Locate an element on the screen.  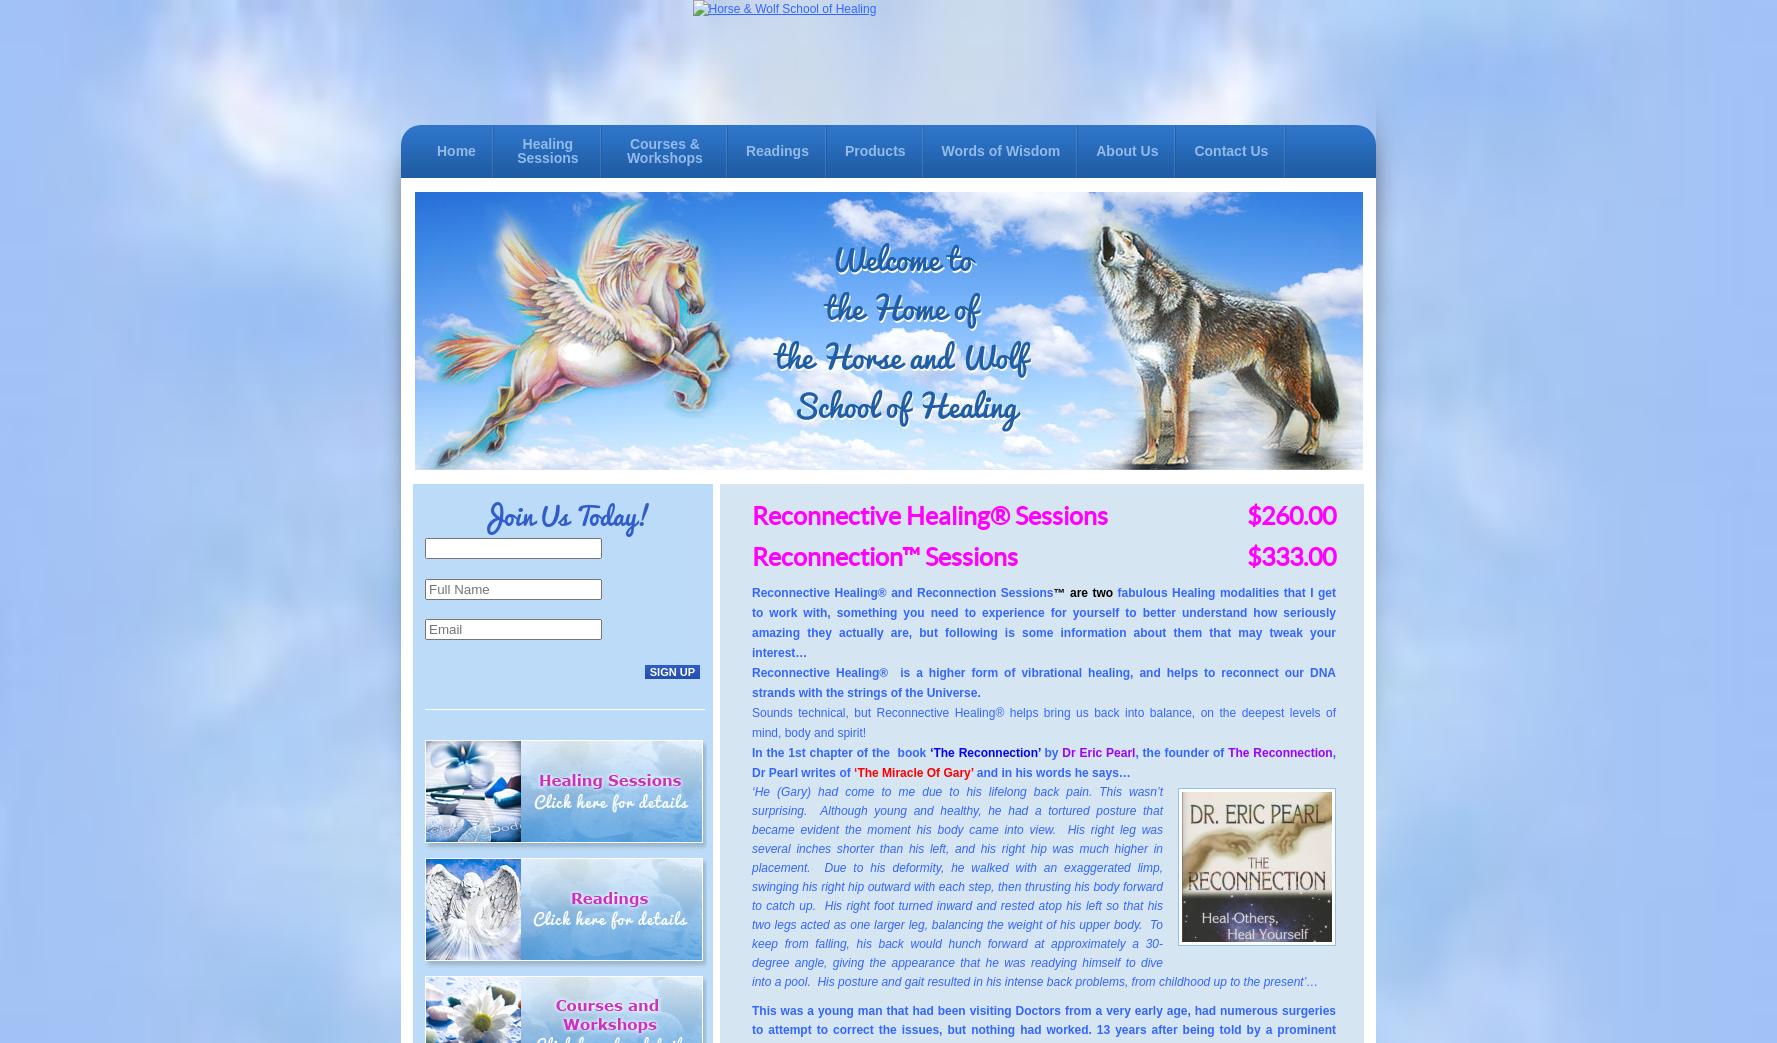
'by' is located at coordinates (1040, 752).